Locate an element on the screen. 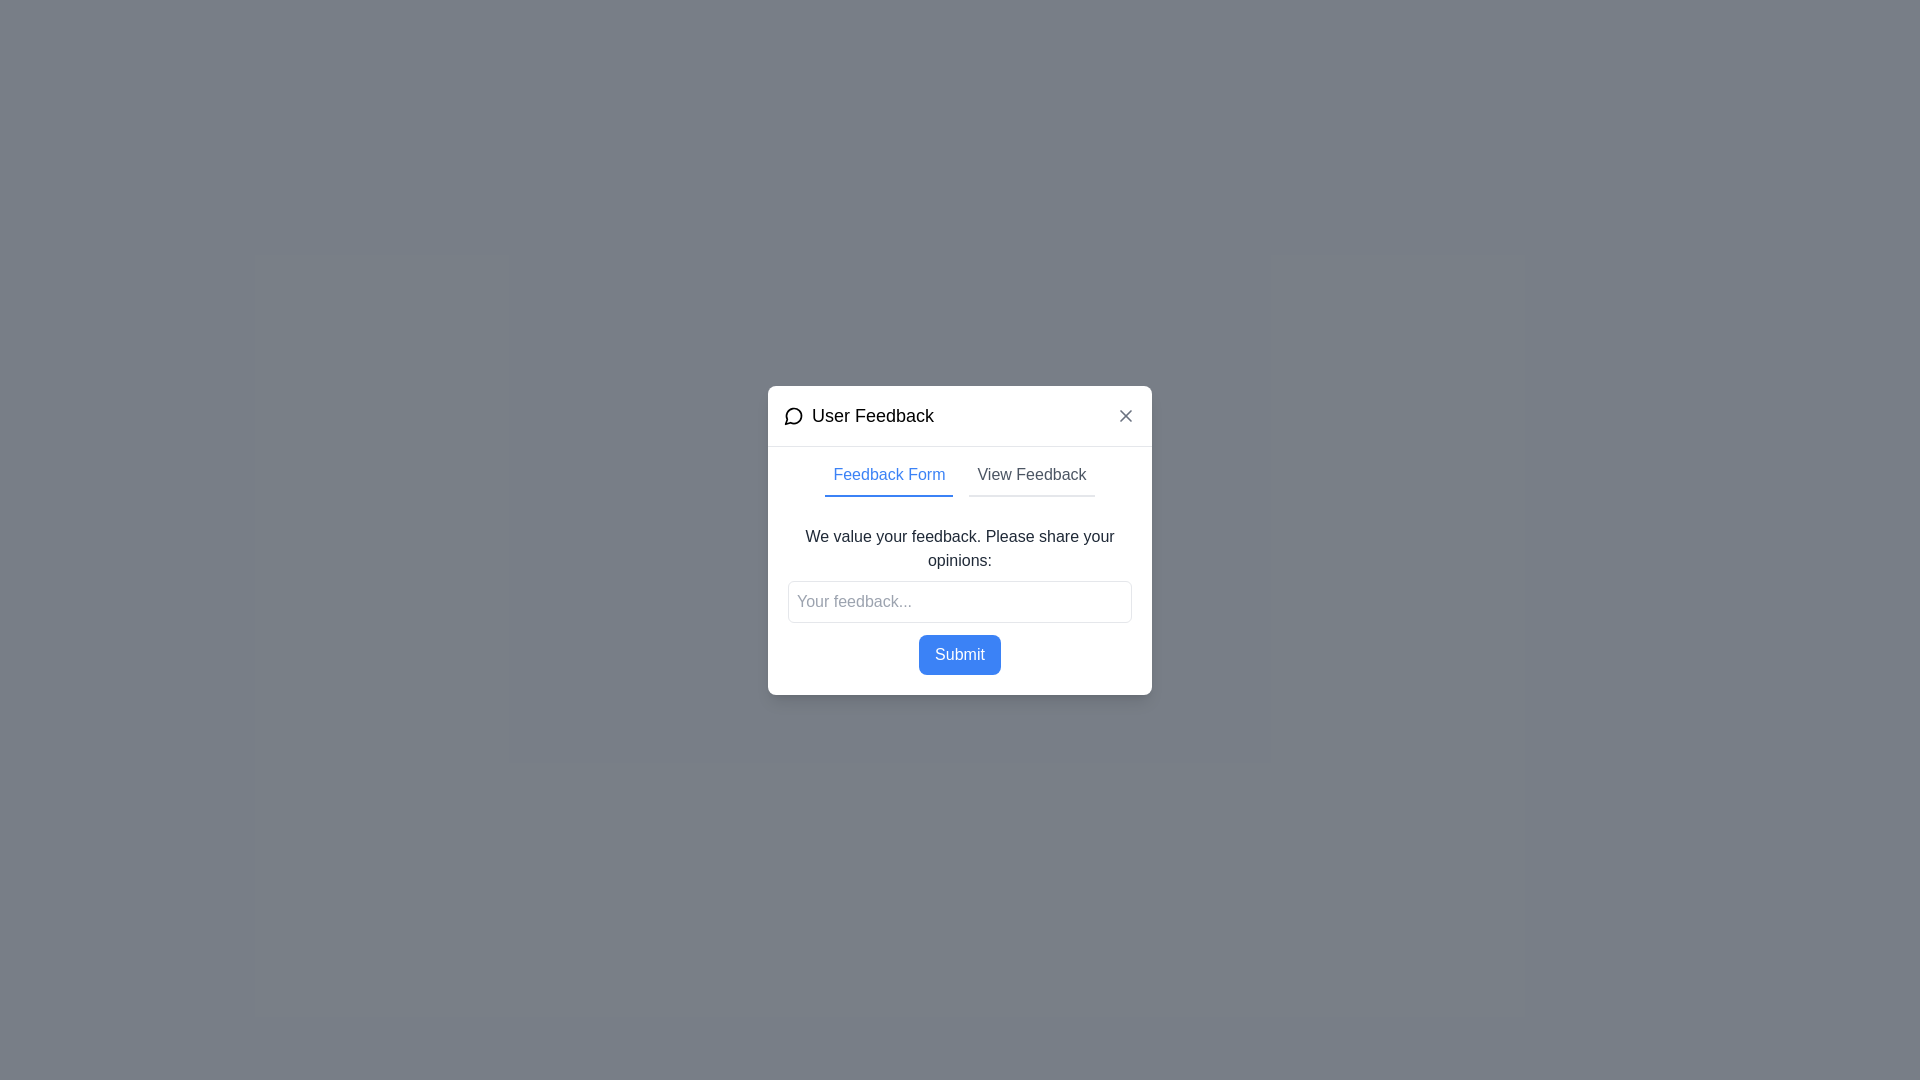  the feedback submission button located directly beneath the 'Your feedback...' text input field is located at coordinates (960, 654).